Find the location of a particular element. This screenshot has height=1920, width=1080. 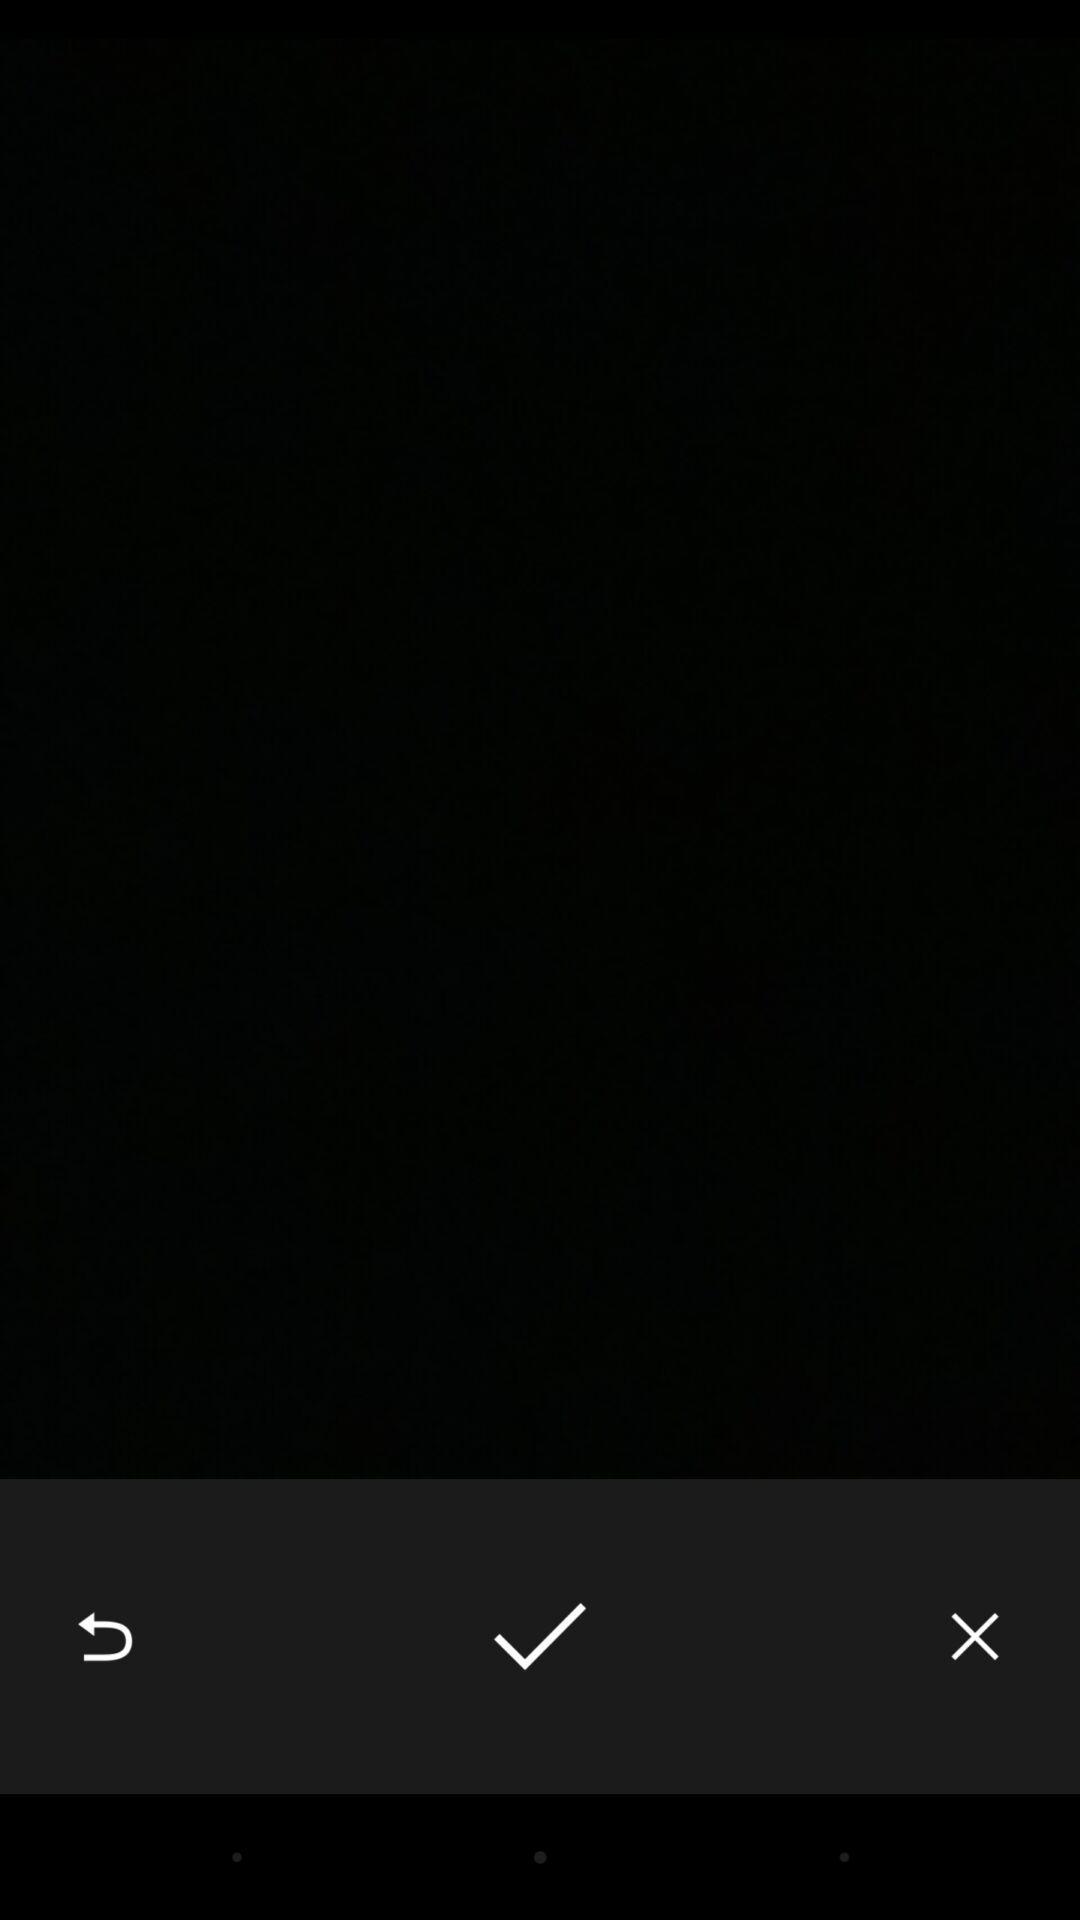

item at the bottom right corner is located at coordinates (974, 1636).